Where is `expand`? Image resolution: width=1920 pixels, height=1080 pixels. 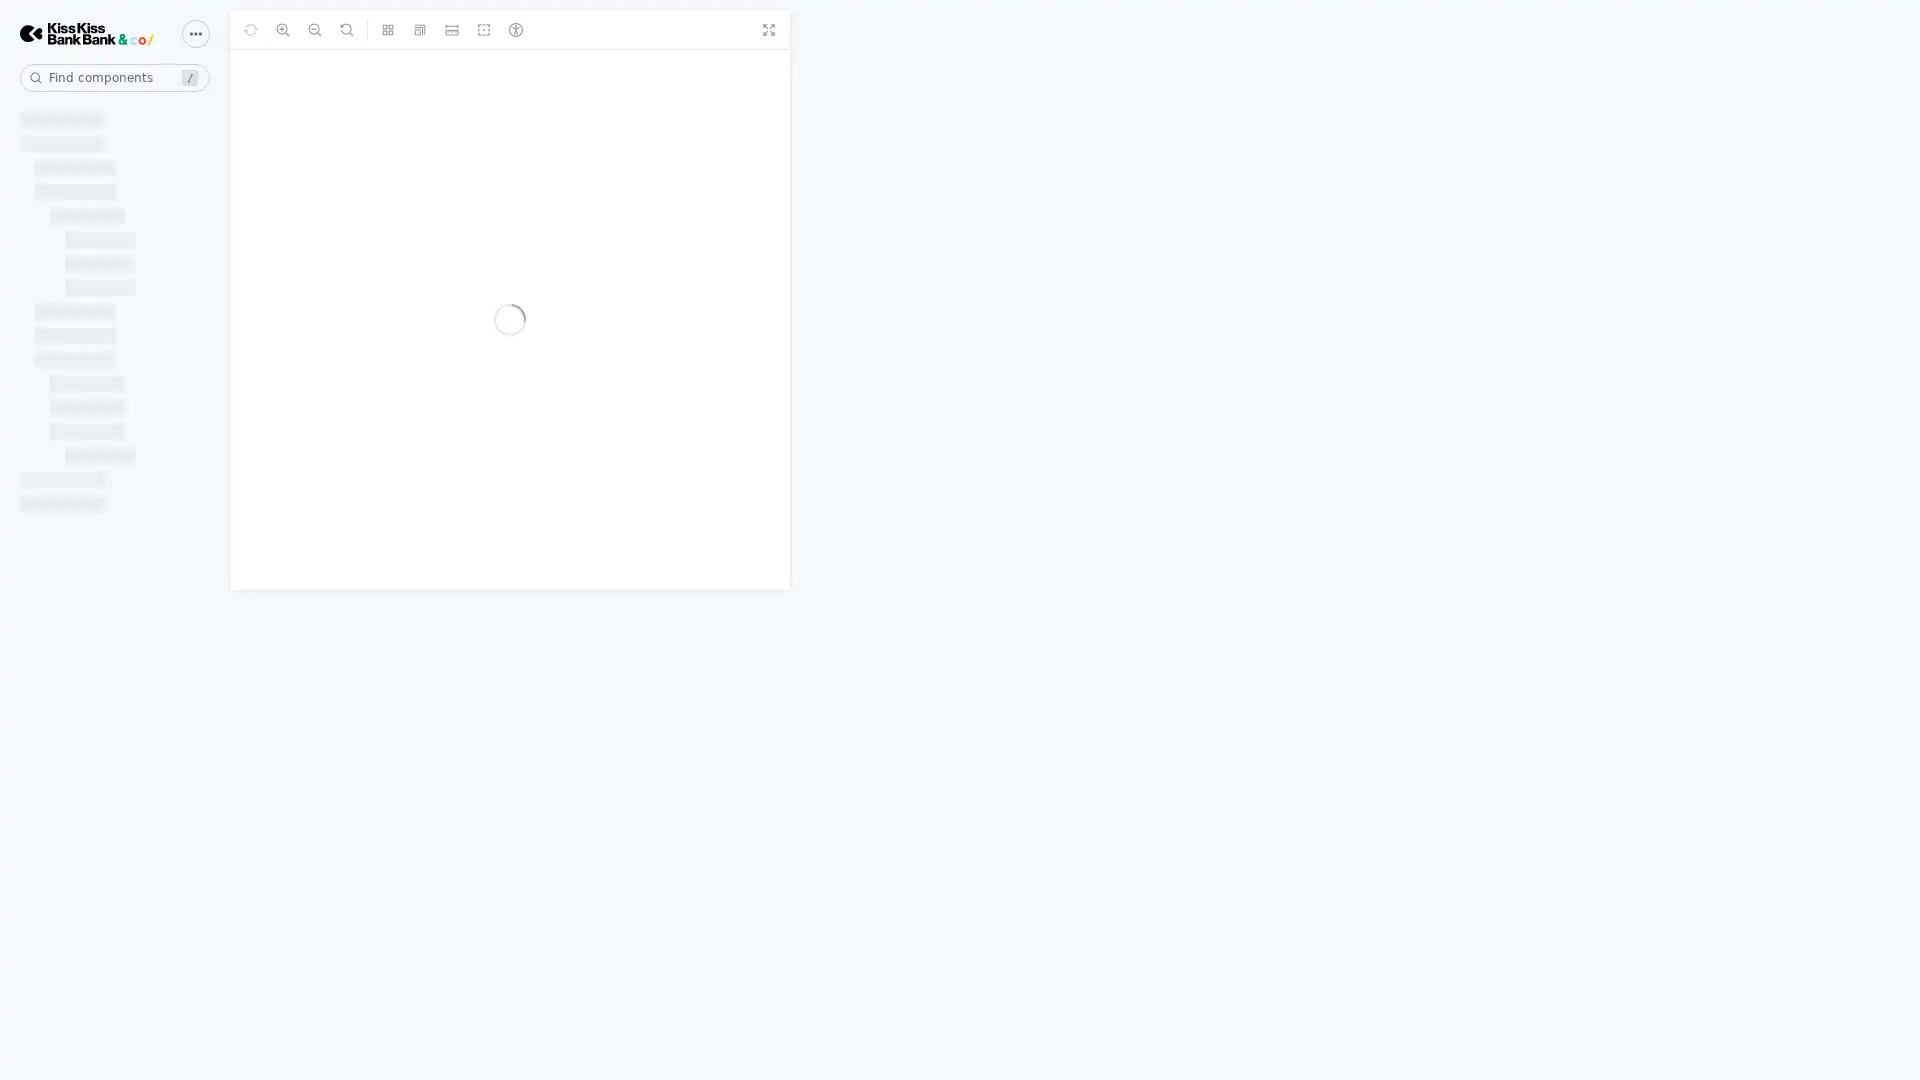 expand is located at coordinates (200, 118).